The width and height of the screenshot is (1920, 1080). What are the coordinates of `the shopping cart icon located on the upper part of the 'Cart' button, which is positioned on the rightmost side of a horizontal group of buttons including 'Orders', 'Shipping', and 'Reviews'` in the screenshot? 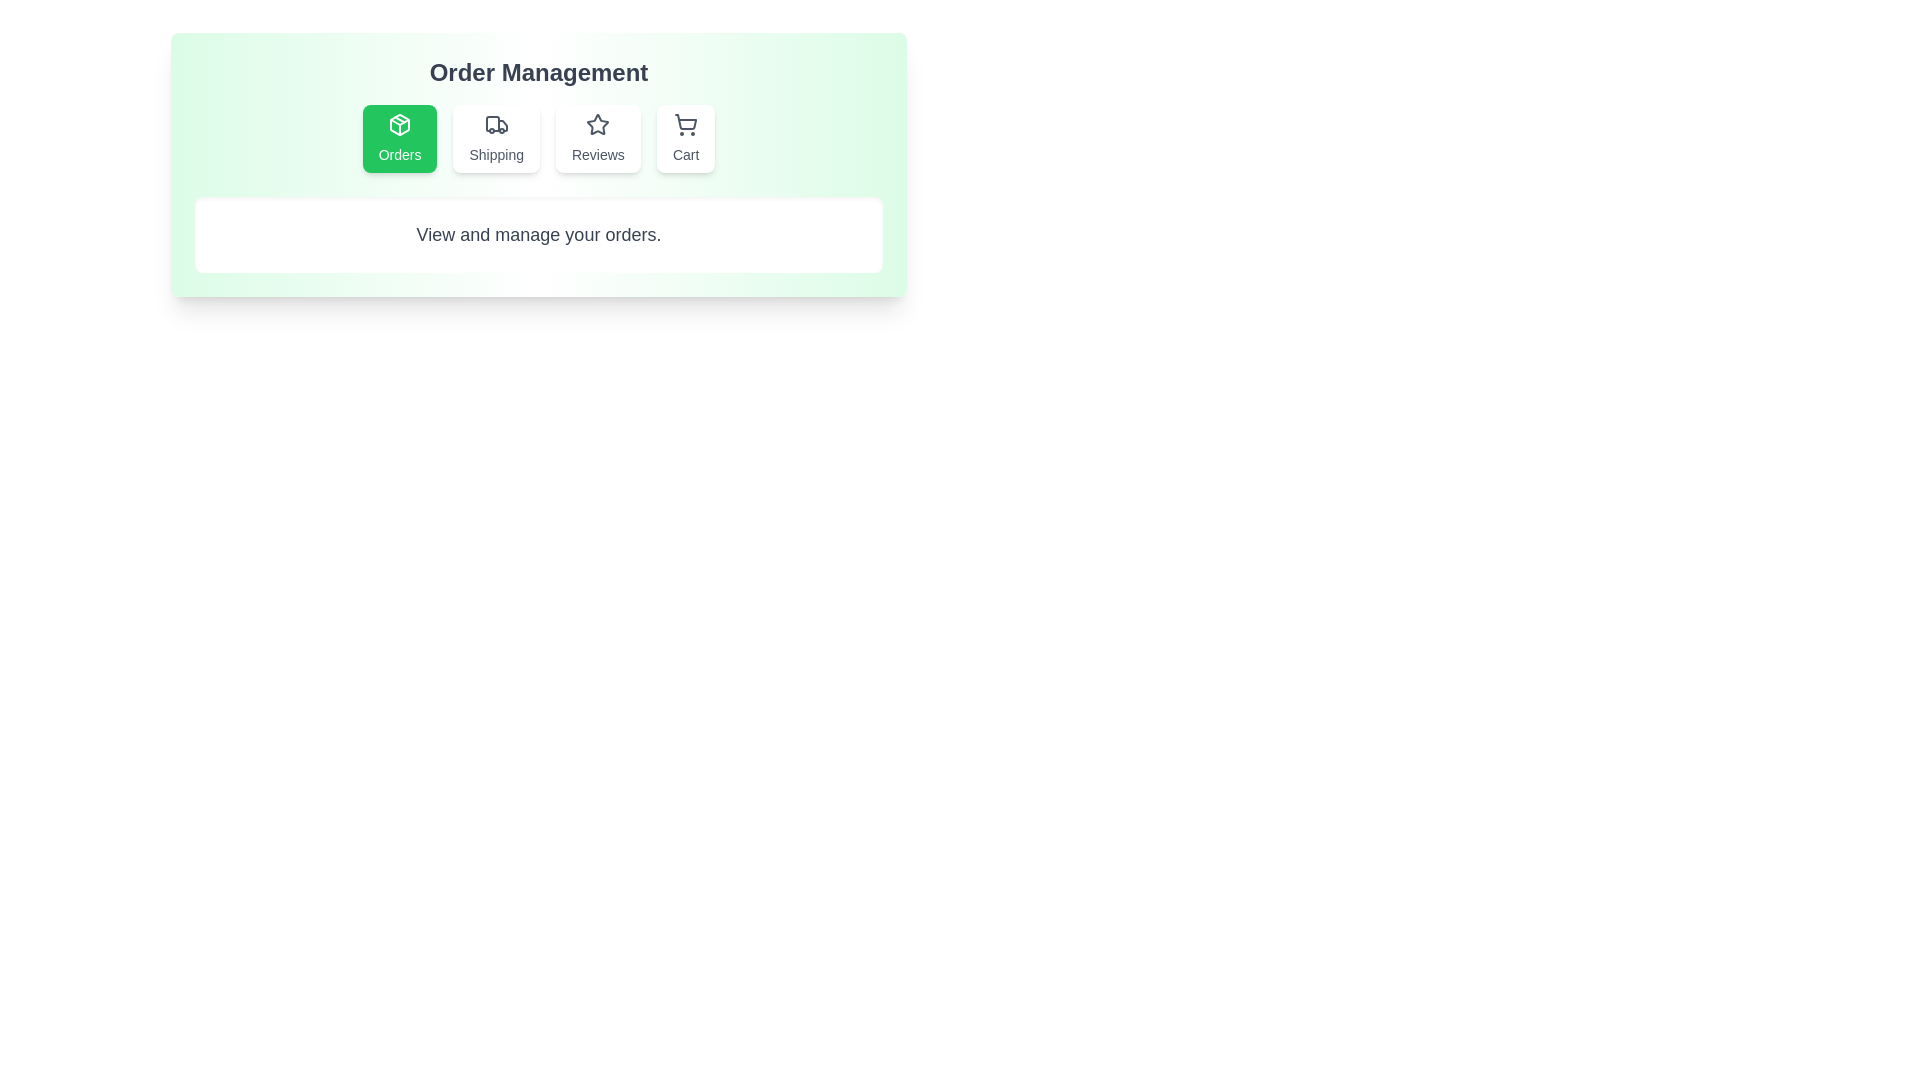 It's located at (686, 124).